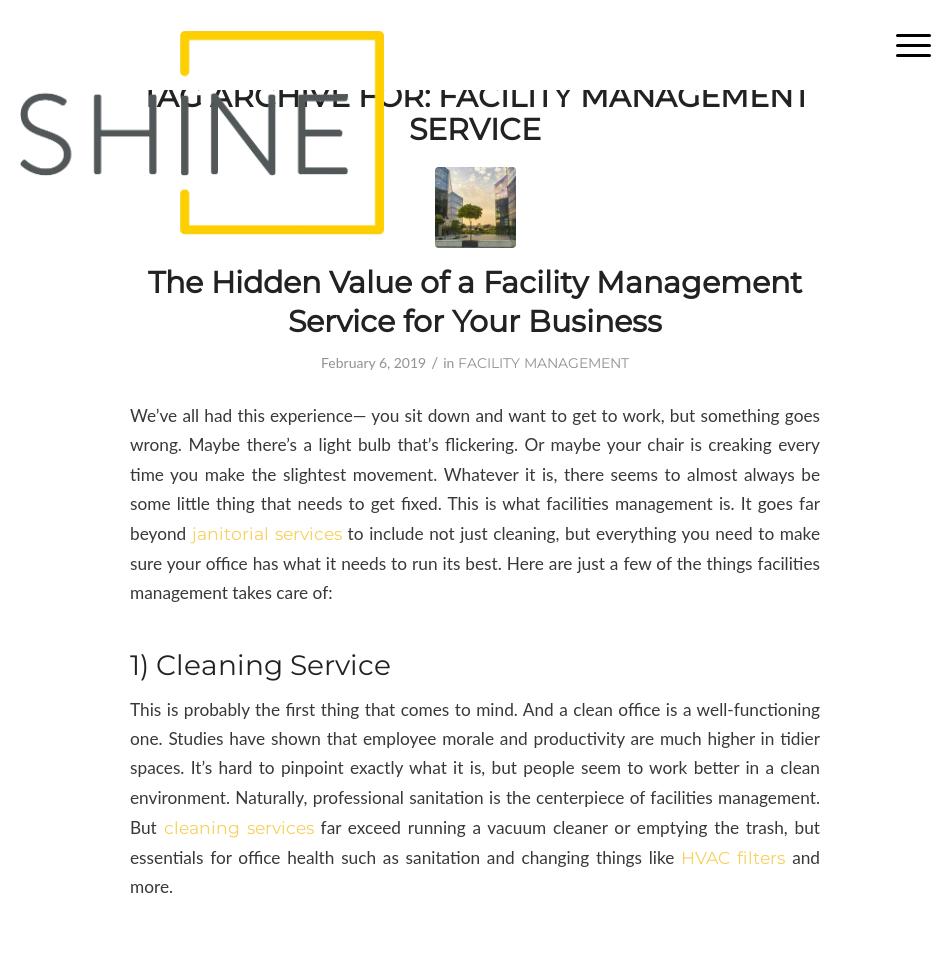 The width and height of the screenshot is (950, 967). I want to click on 'and more.', so click(475, 872).